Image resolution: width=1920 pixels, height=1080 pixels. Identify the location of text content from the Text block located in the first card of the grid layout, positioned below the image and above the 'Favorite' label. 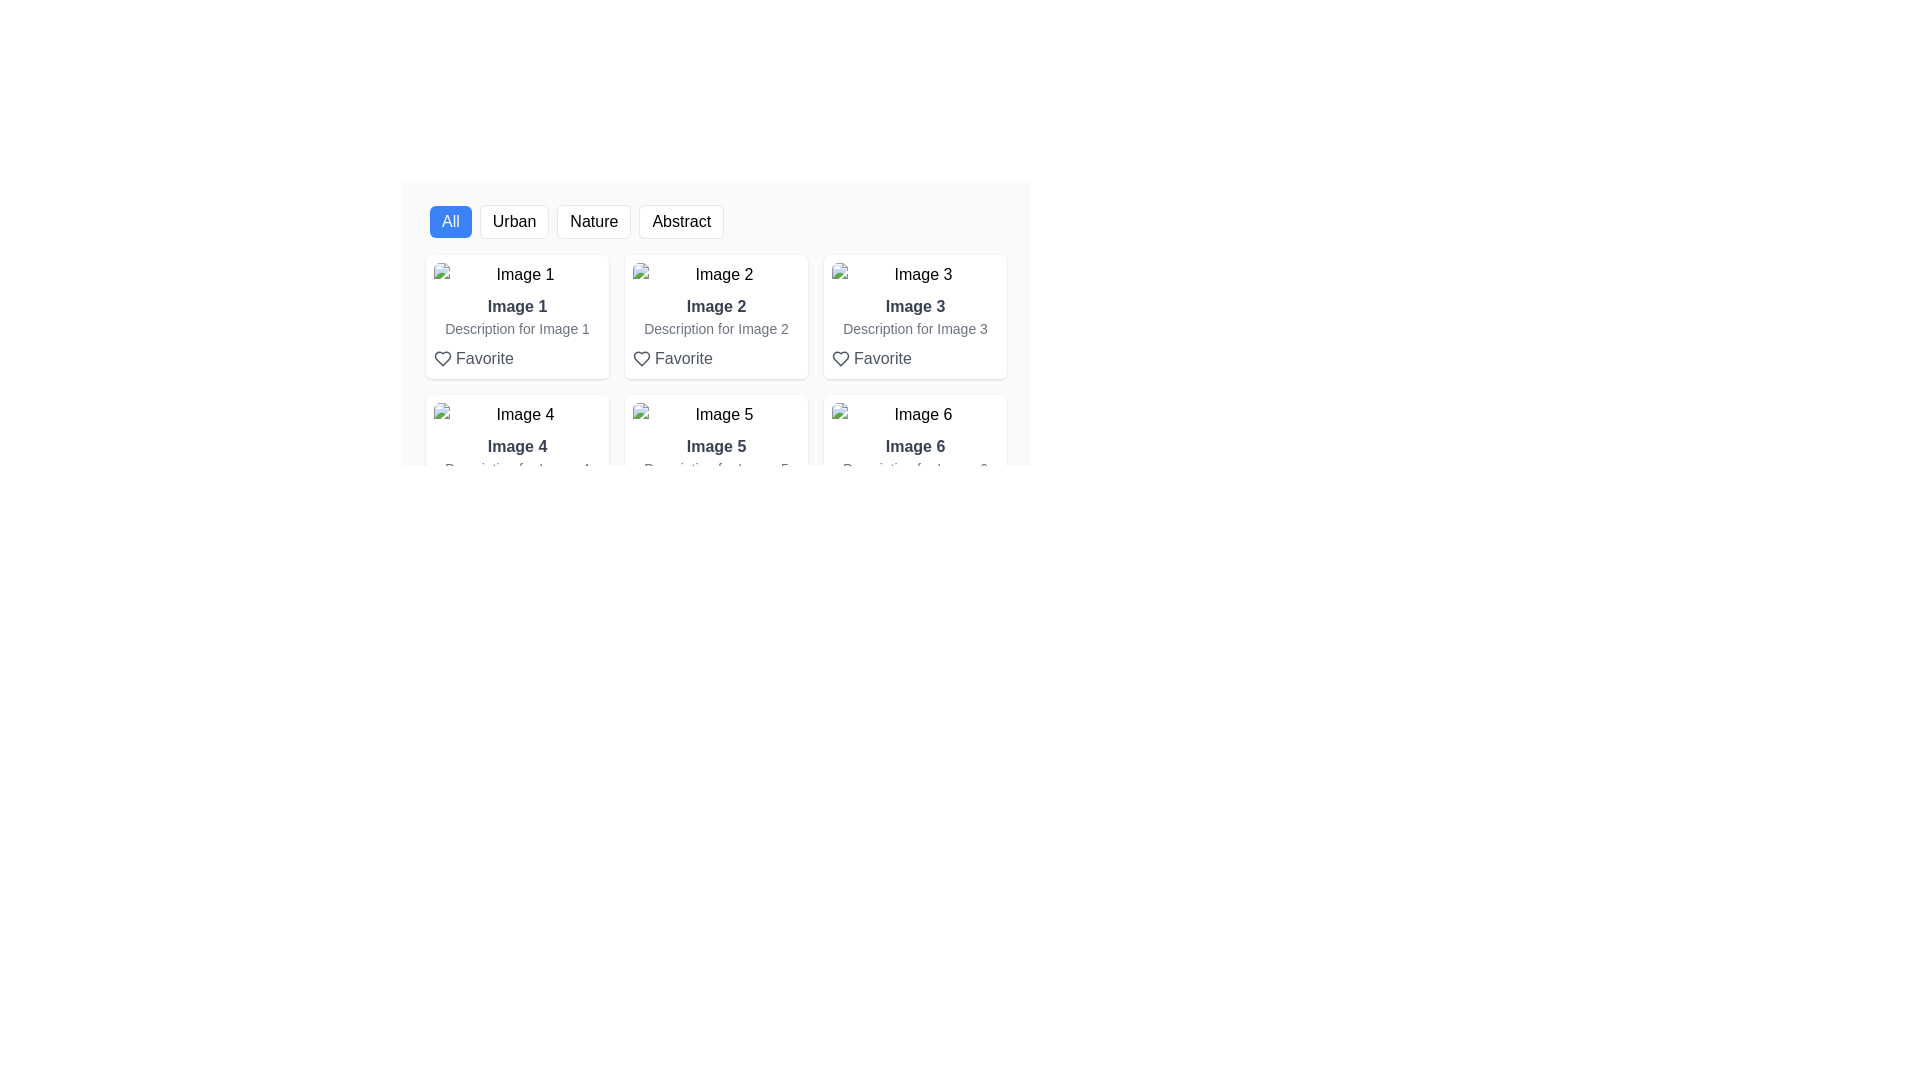
(517, 331).